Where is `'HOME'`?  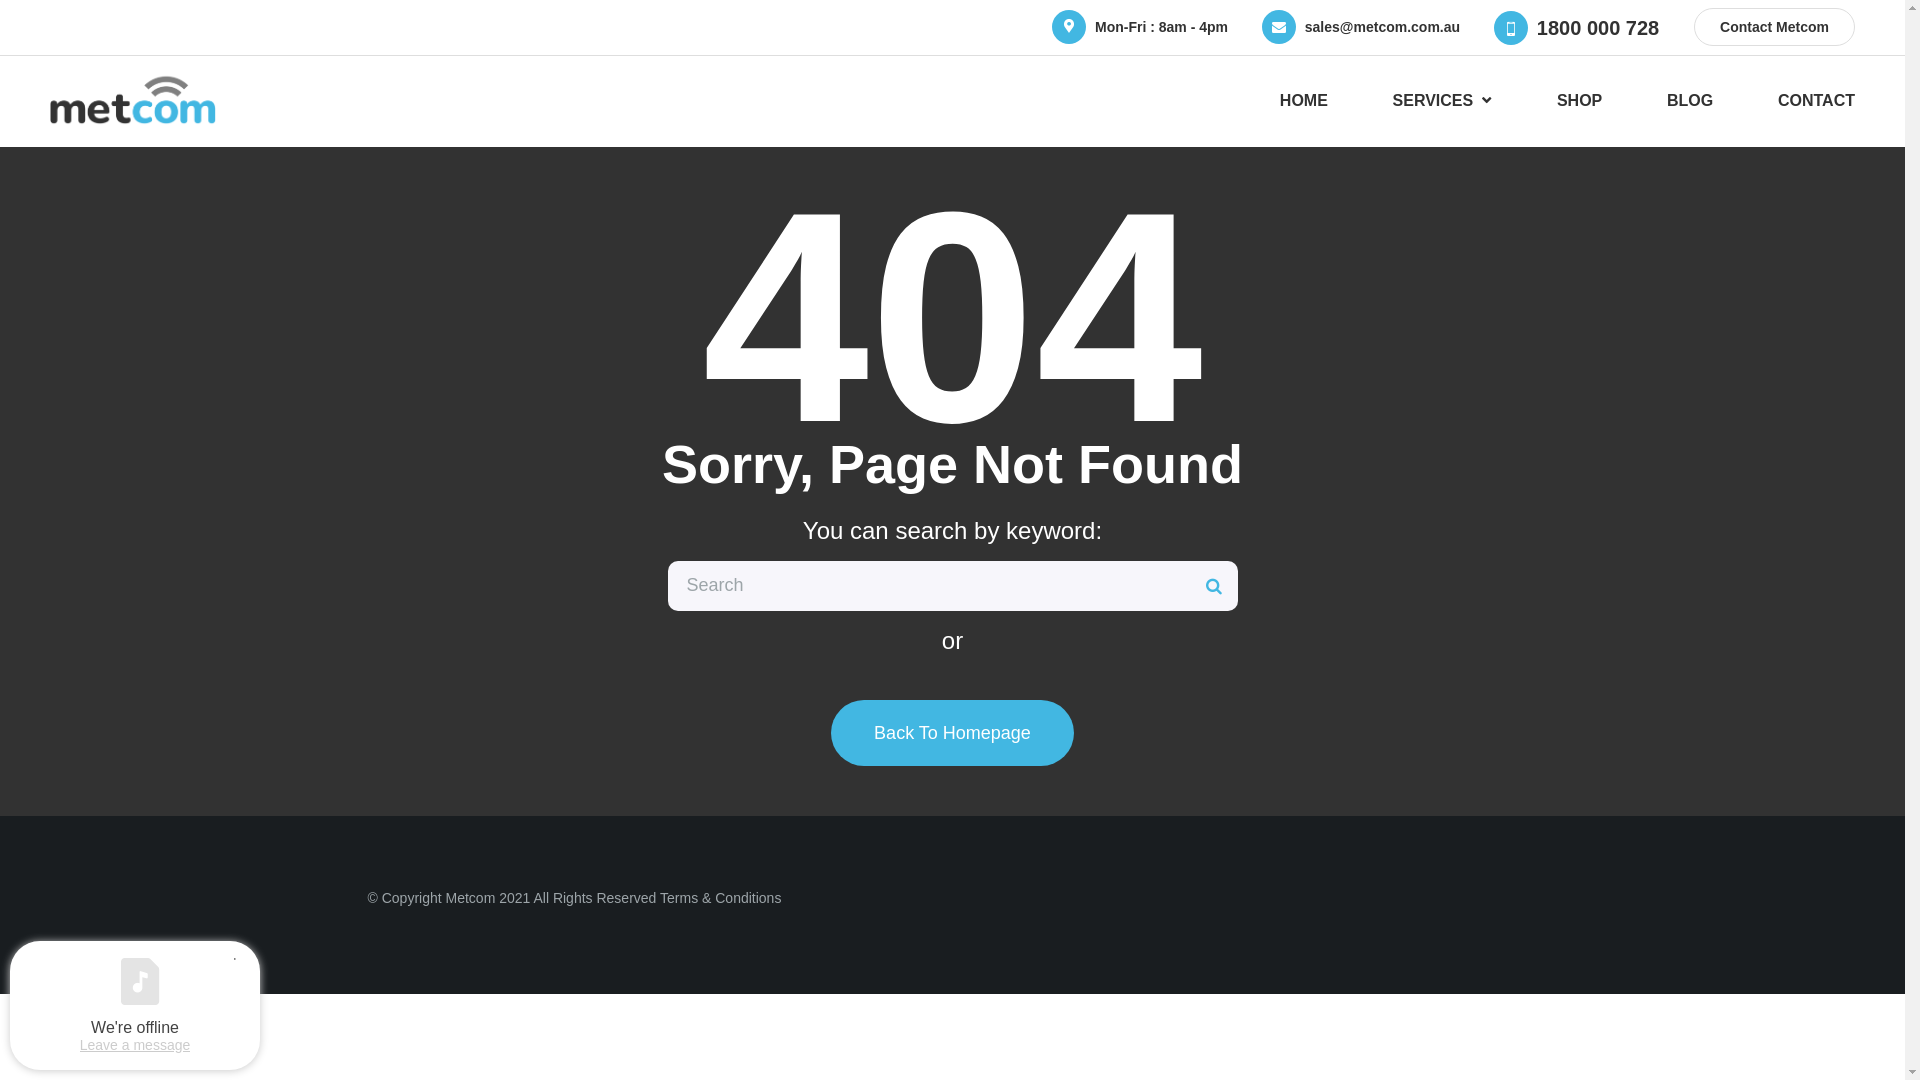
'HOME' is located at coordinates (1280, 100).